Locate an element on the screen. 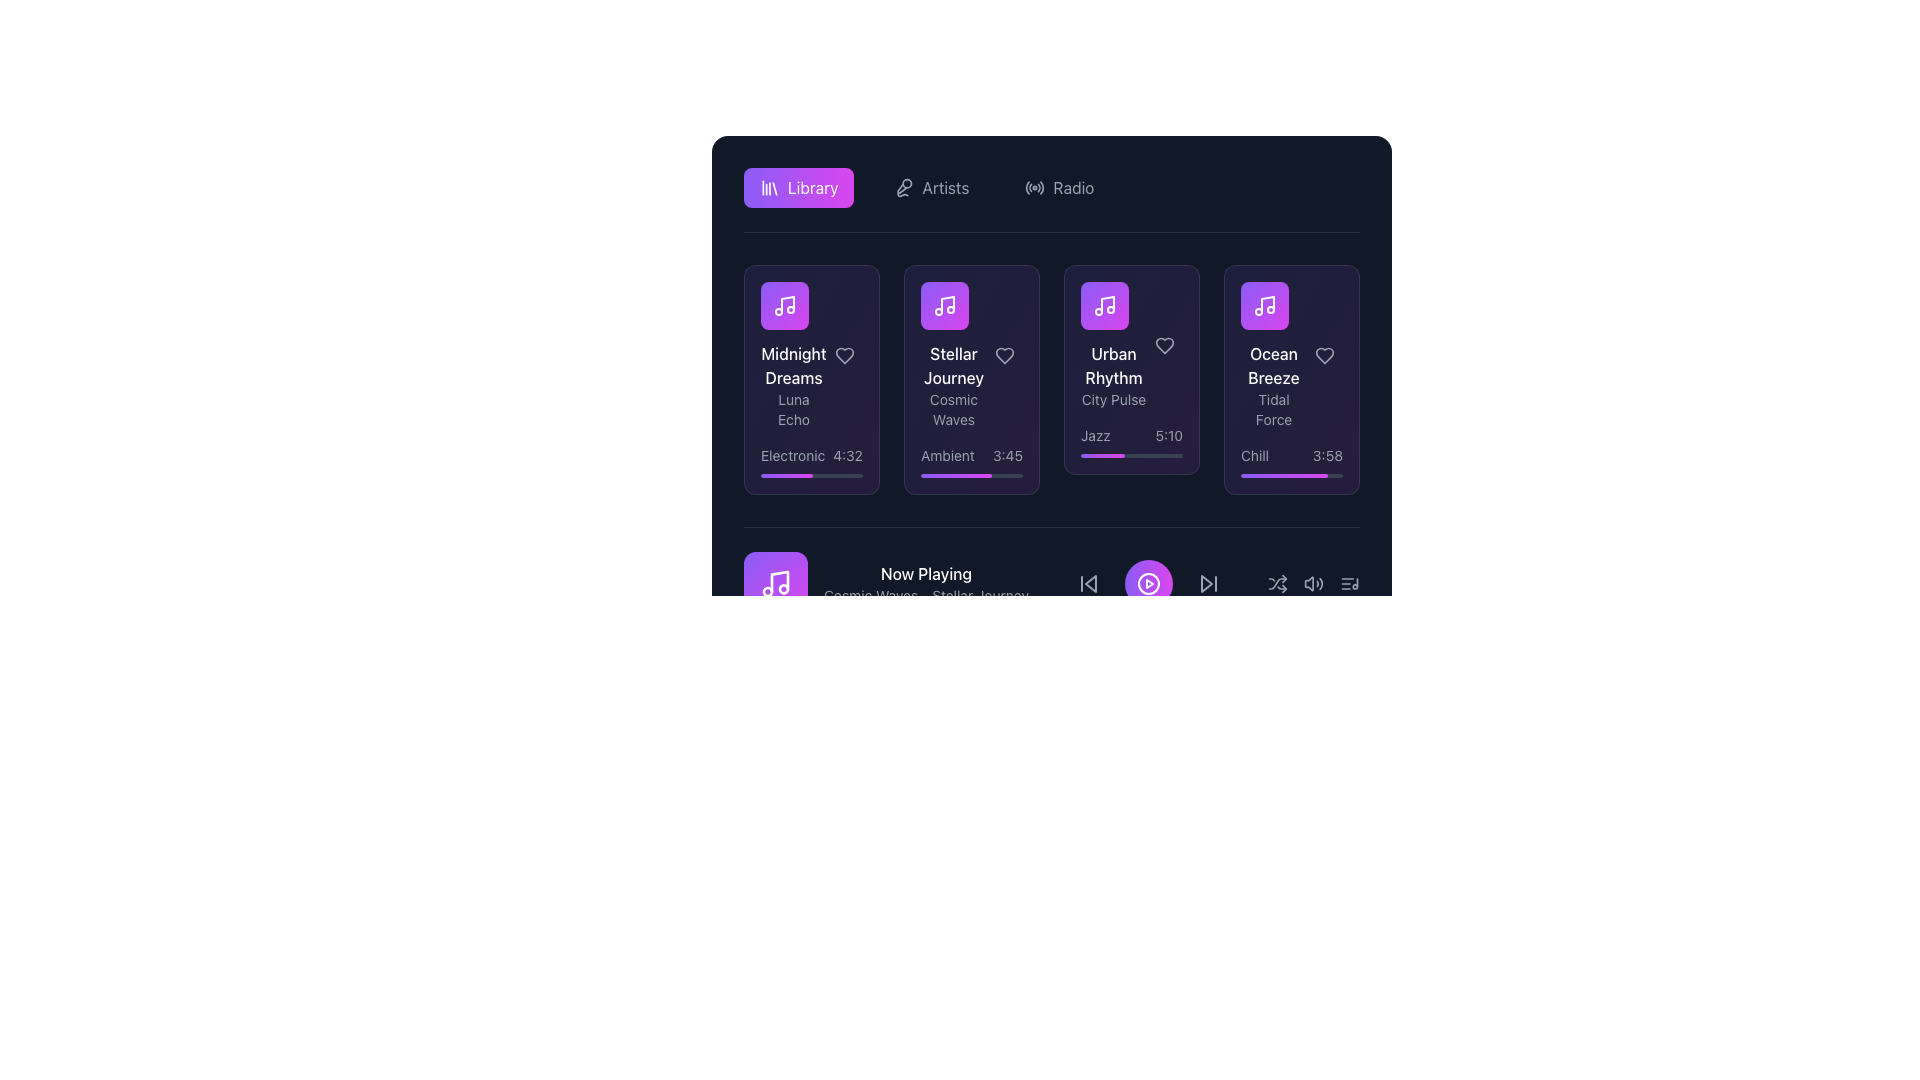 The image size is (1920, 1080). the music track card titled 'Stellar Journey' is located at coordinates (953, 354).